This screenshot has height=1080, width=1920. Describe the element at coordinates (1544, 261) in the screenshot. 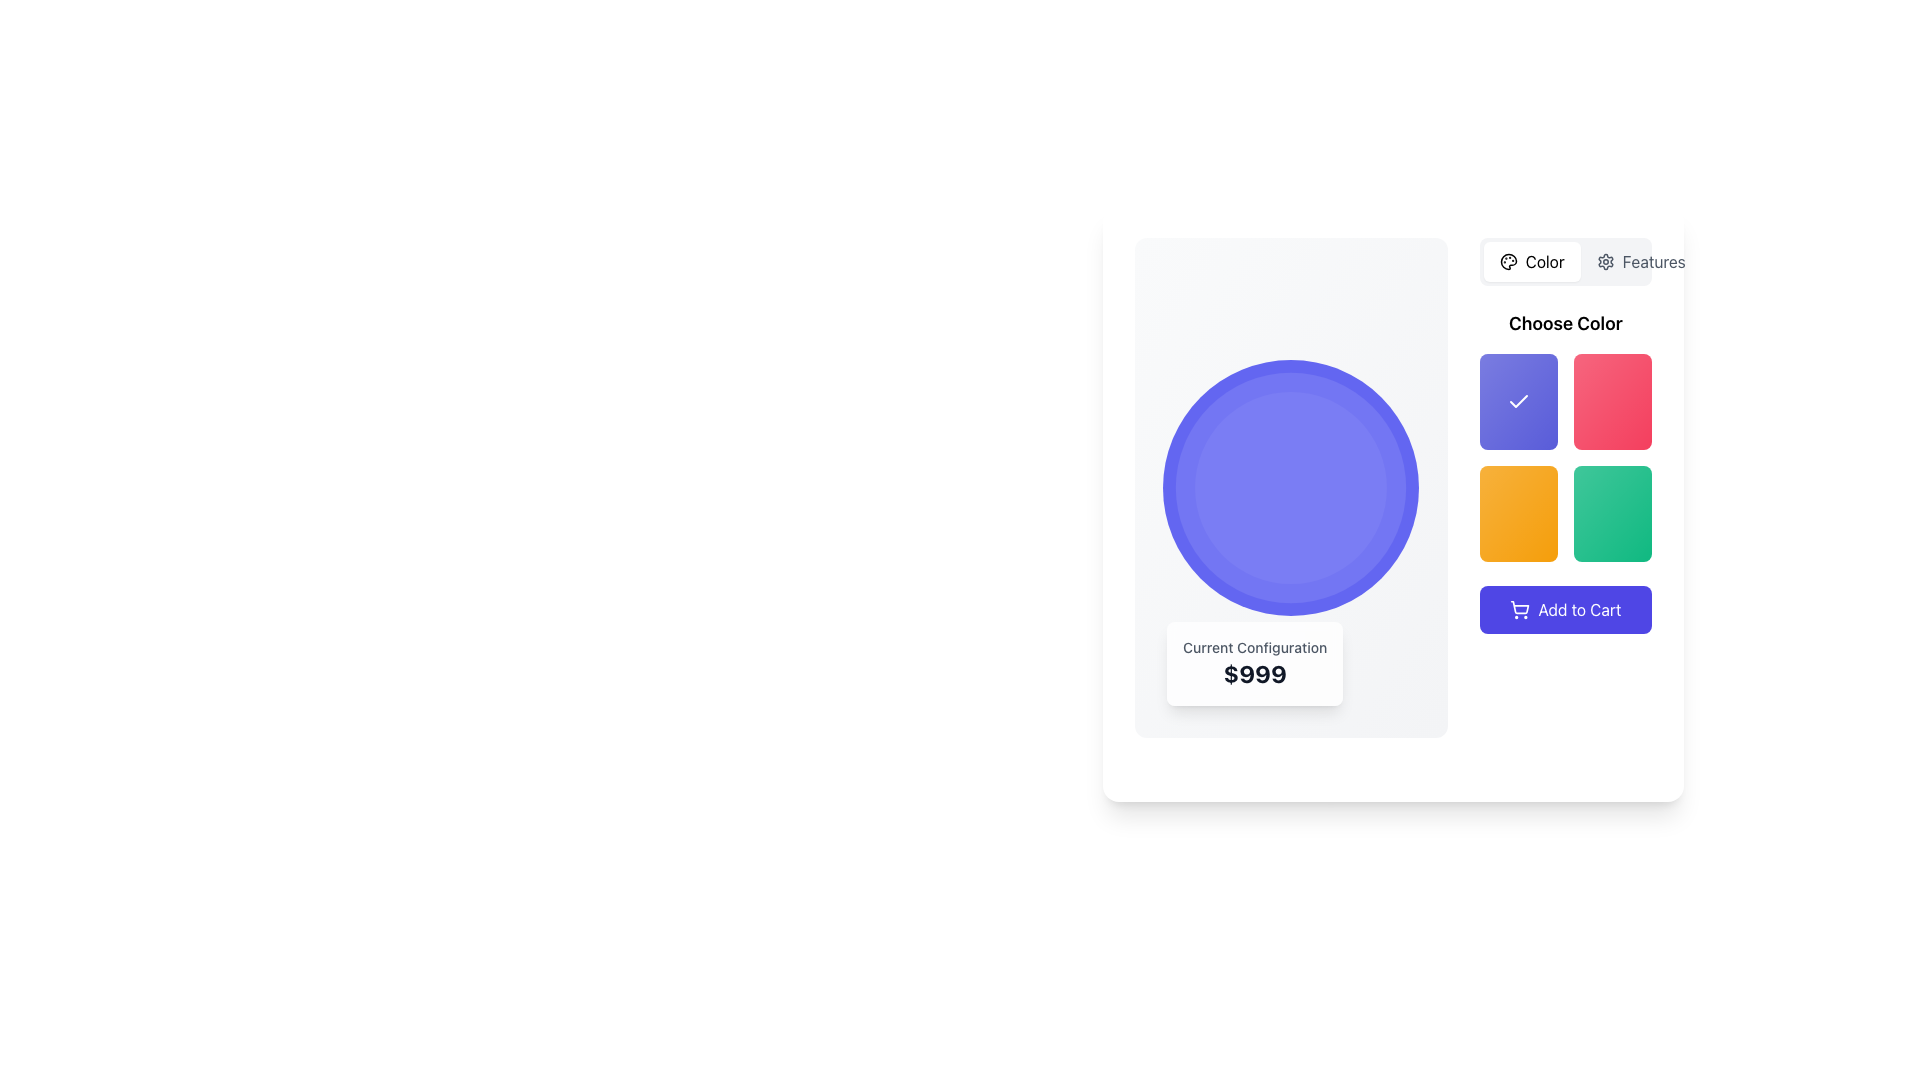

I see `the 'Color' settings text label located in the top right section of the interface, positioned immediately to the right of the related icon` at that location.